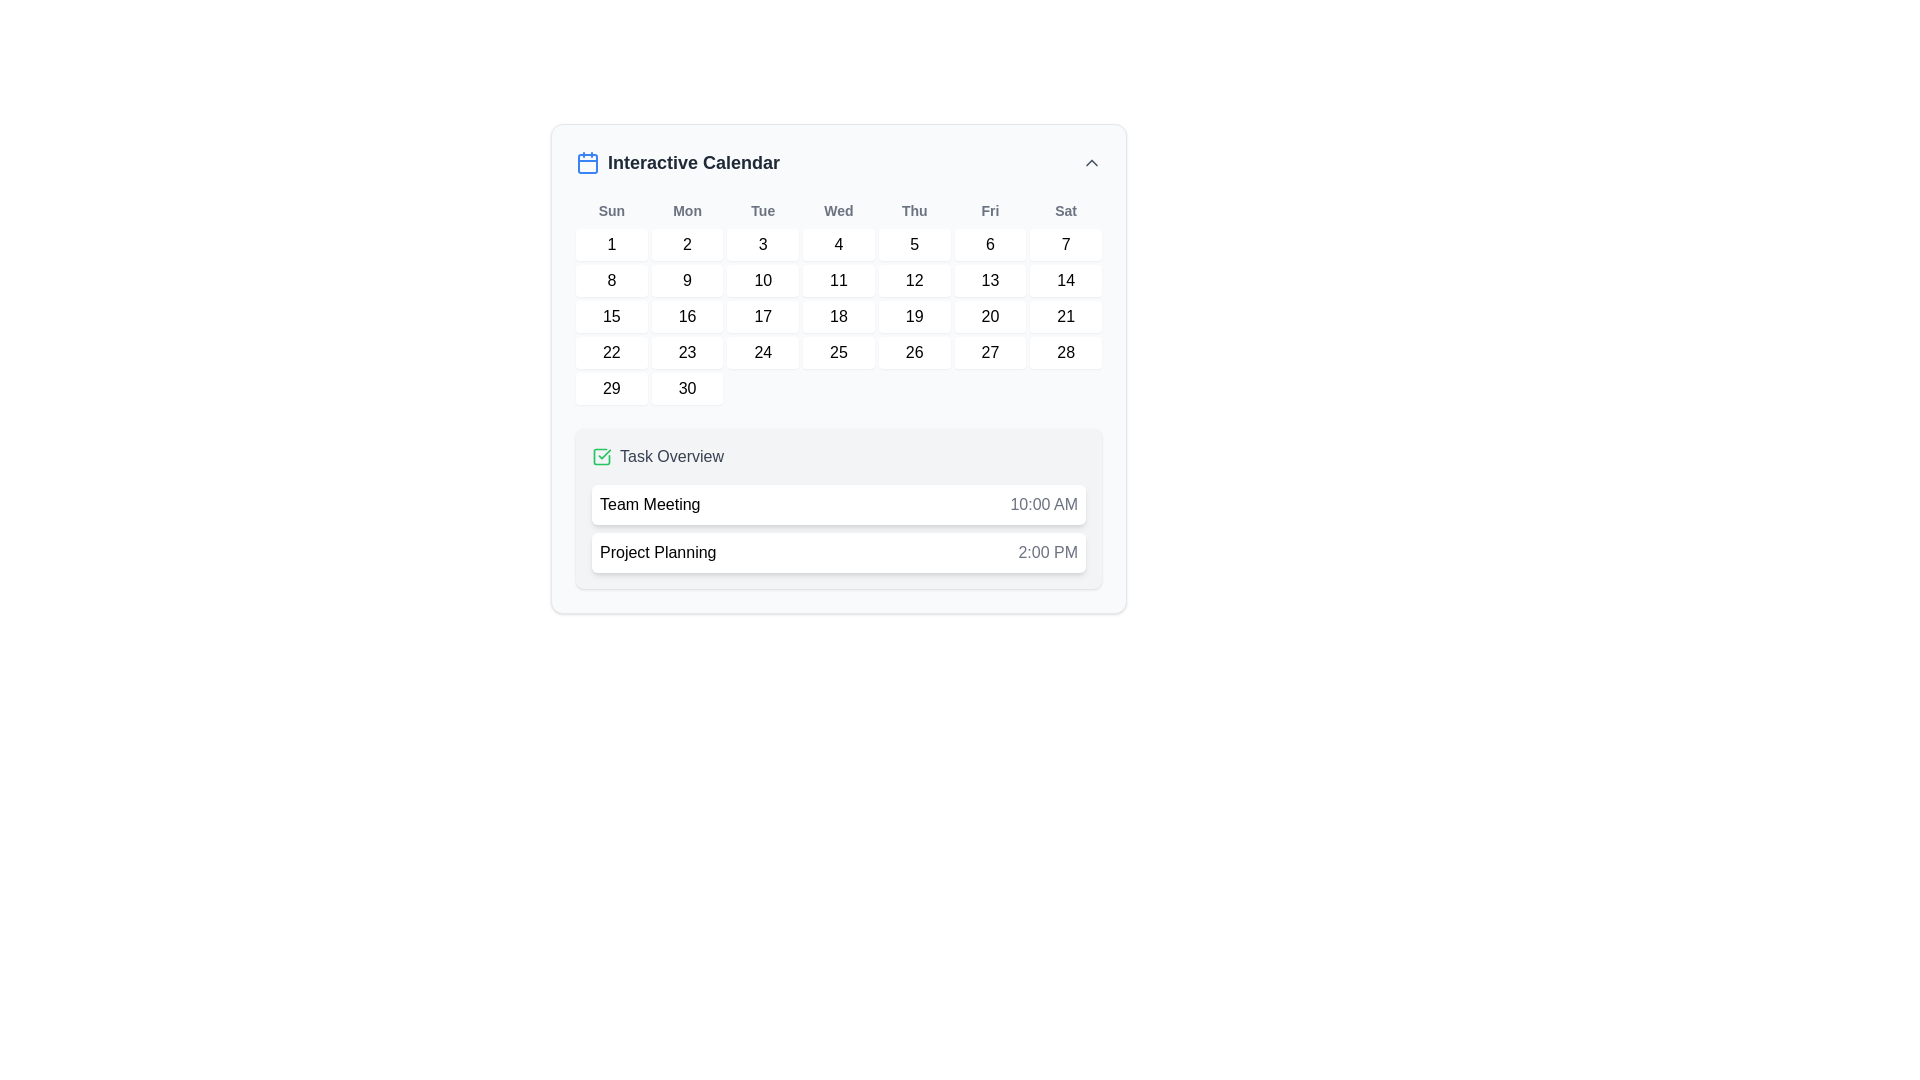 The image size is (1920, 1080). What do you see at coordinates (610, 352) in the screenshot?
I see `the Calendar date cell representing the 22nd day of the month` at bounding box center [610, 352].